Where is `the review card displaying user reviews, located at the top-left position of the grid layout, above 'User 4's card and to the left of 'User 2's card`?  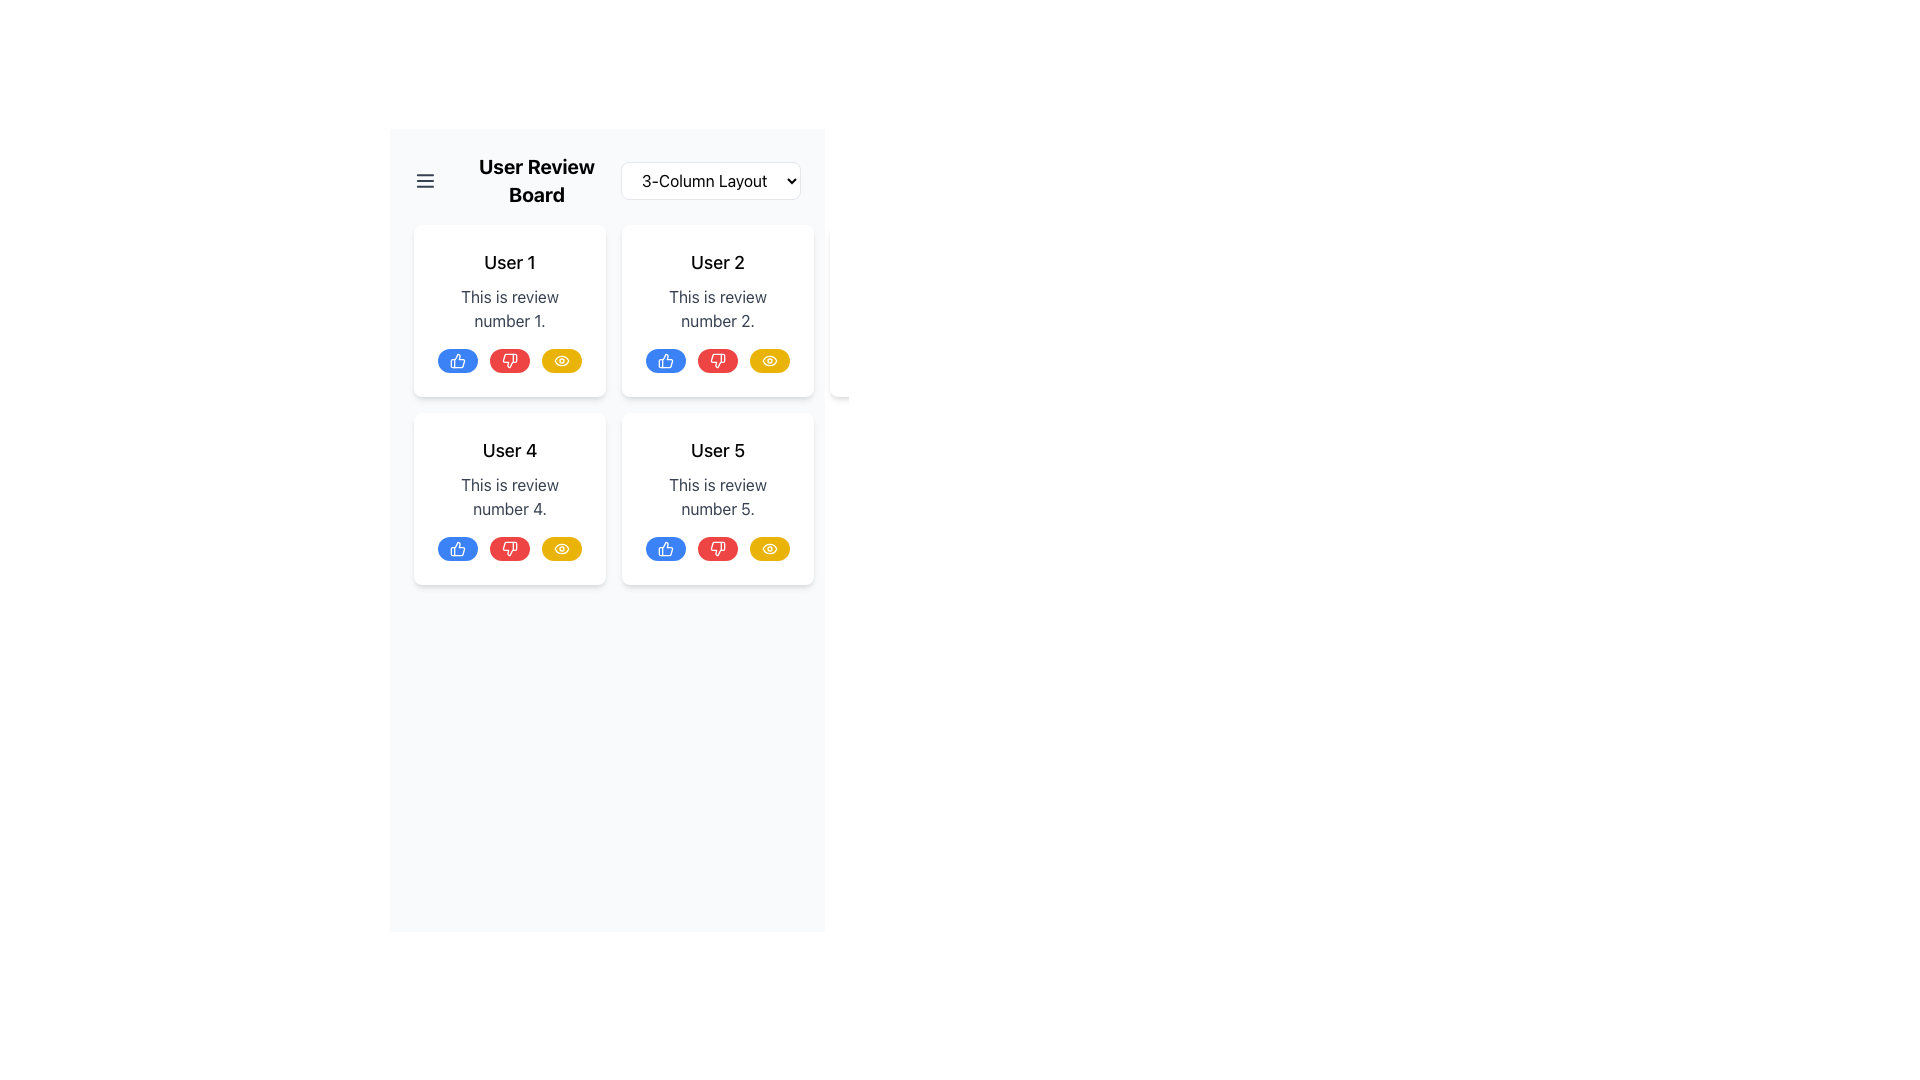
the review card displaying user reviews, located at the top-left position of the grid layout, above 'User 4's card and to the left of 'User 2's card is located at coordinates (509, 311).